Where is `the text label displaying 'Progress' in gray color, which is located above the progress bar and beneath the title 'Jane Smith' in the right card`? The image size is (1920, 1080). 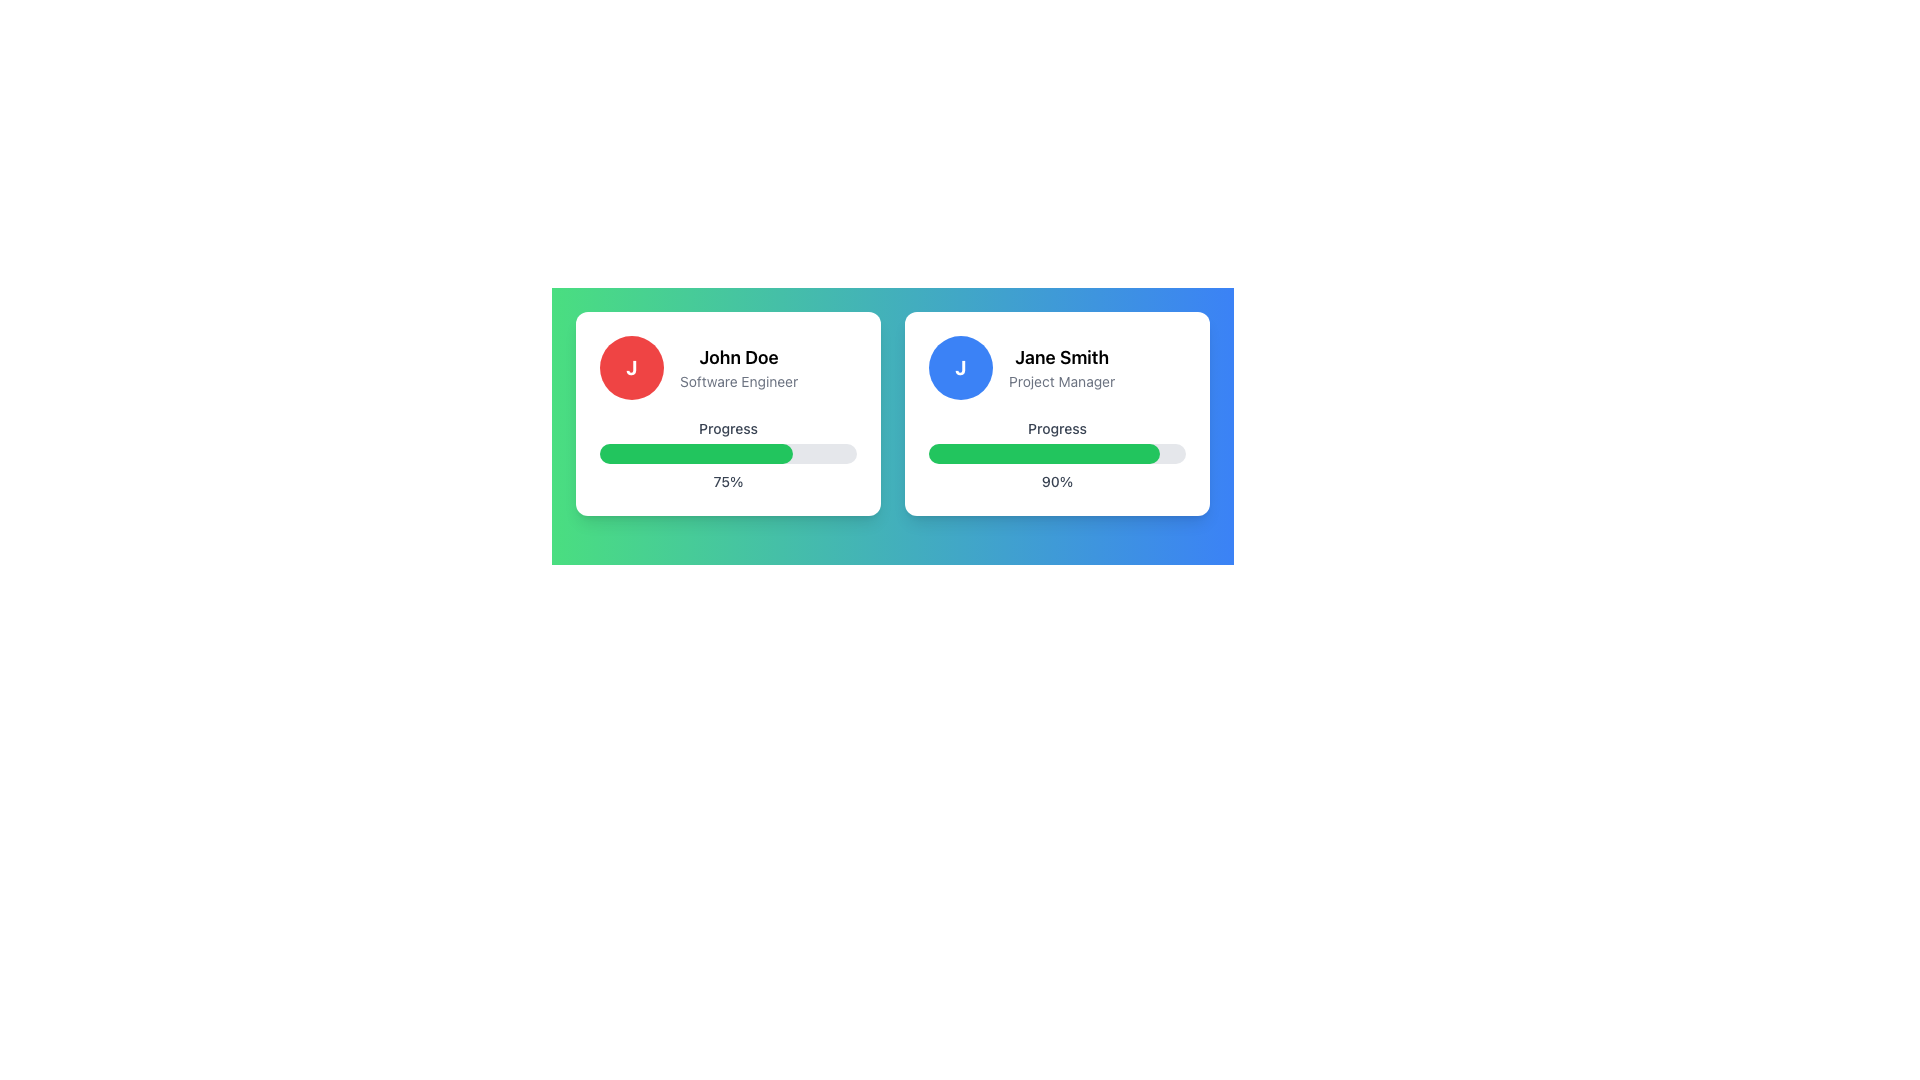 the text label displaying 'Progress' in gray color, which is located above the progress bar and beneath the title 'Jane Smith' in the right card is located at coordinates (1056, 427).